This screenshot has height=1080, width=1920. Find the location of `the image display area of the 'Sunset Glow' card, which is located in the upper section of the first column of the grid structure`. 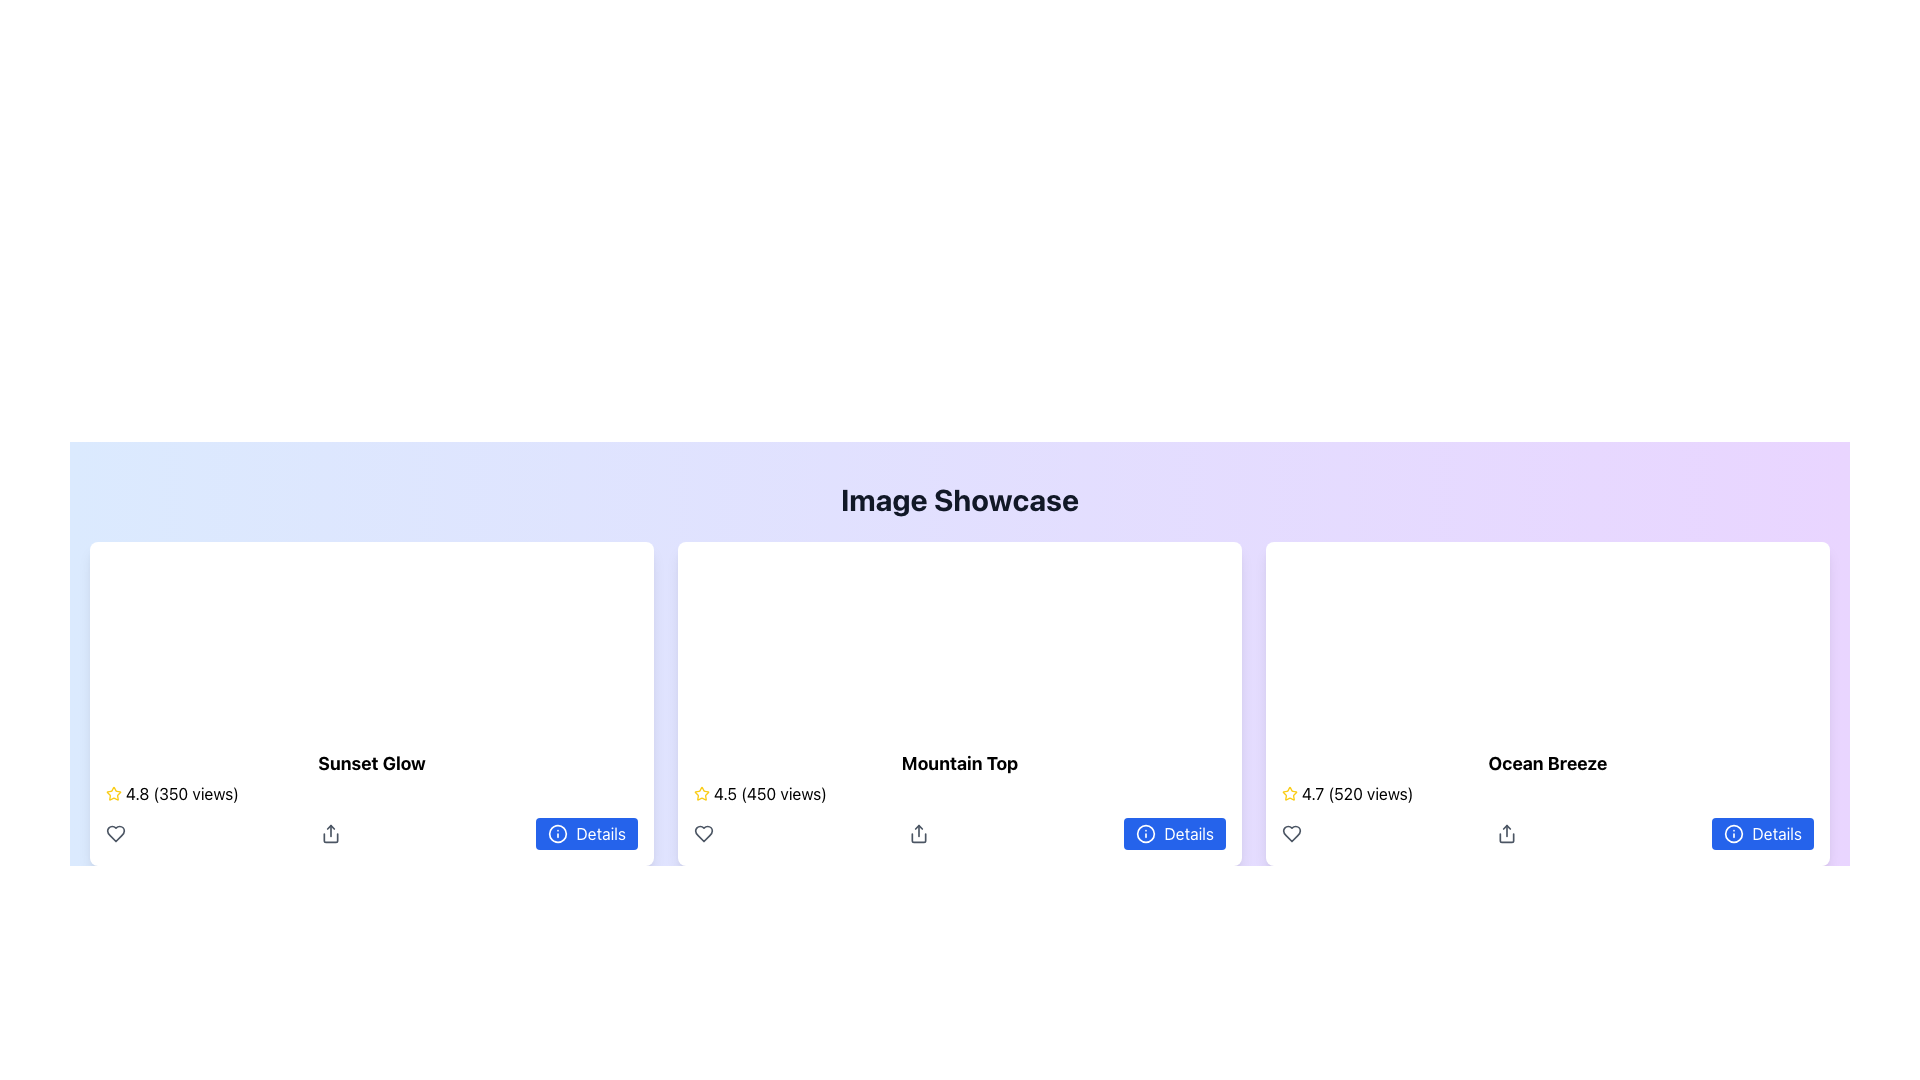

the image display area of the 'Sunset Glow' card, which is located in the upper section of the first column of the grid structure is located at coordinates (372, 637).